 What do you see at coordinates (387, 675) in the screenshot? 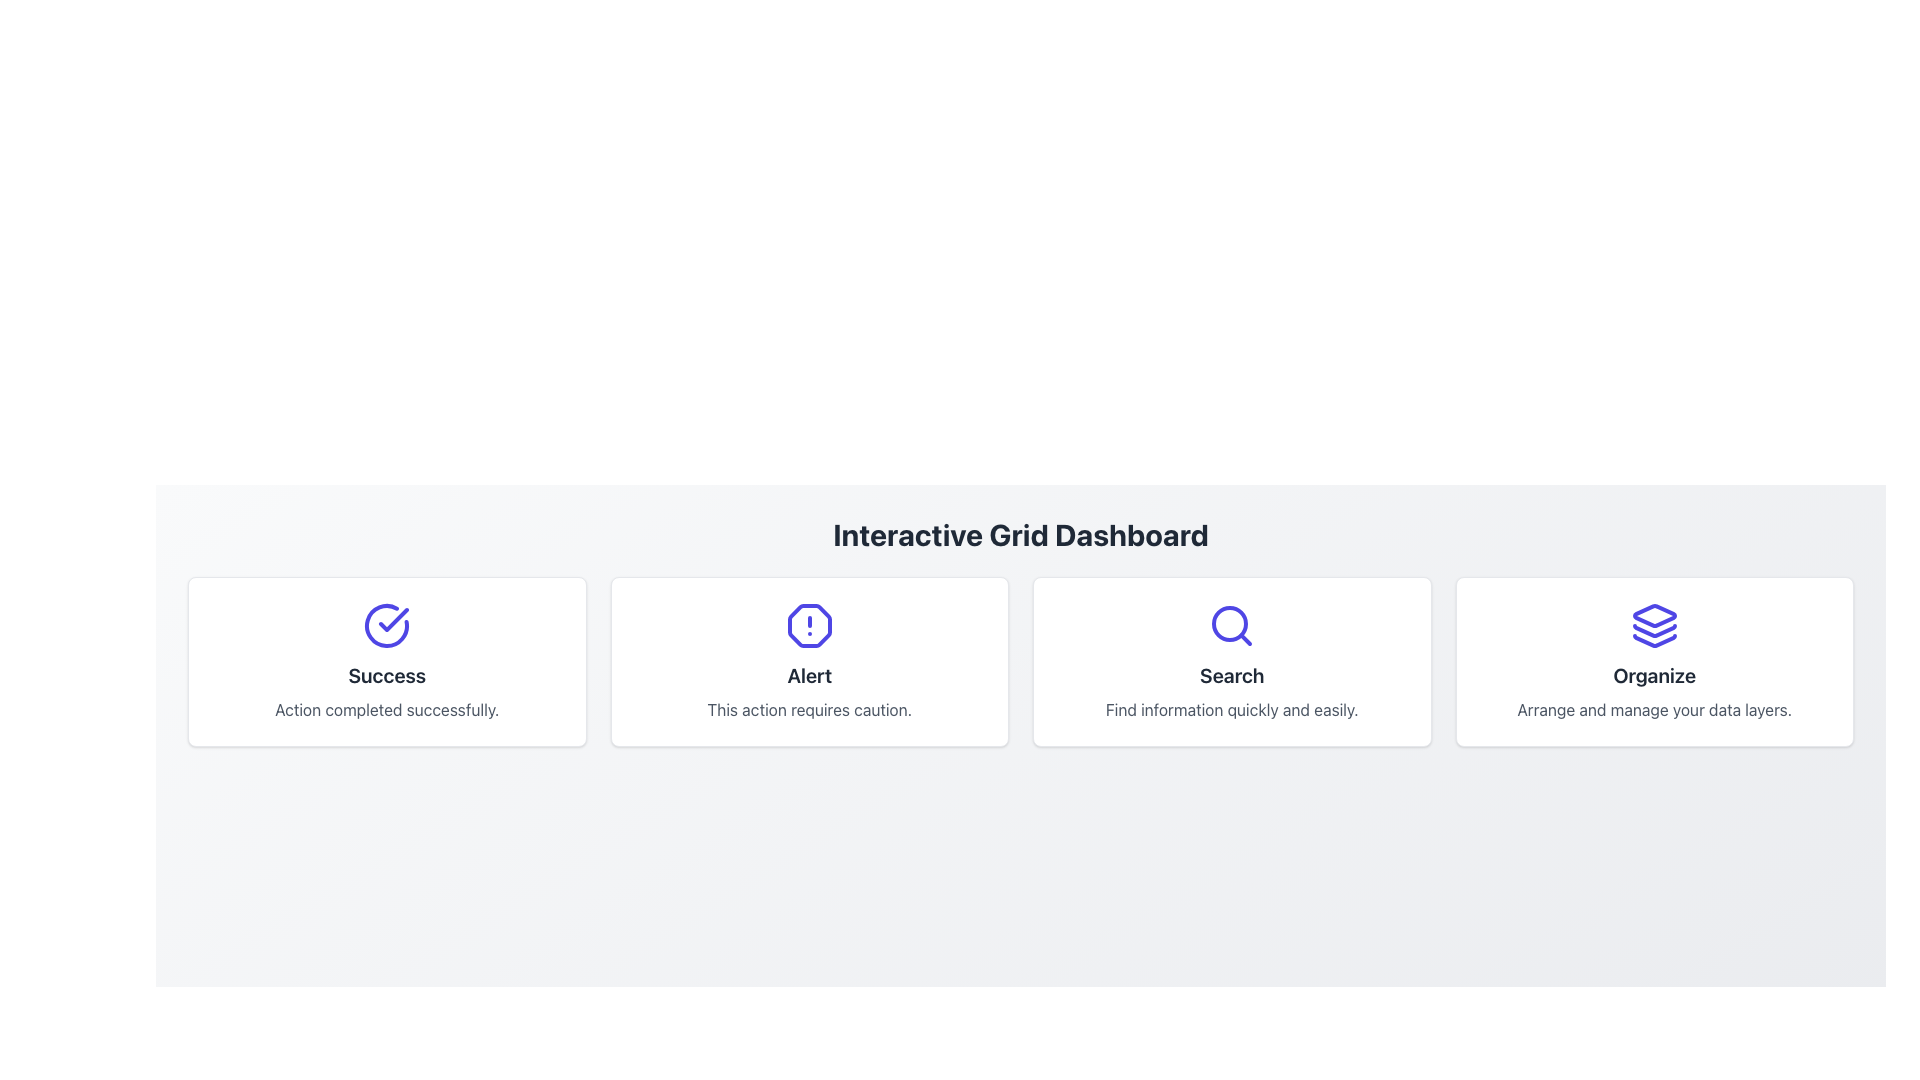
I see `the 'Success' text label, which is bold, center-aligned, and dark gray in color, located within the first card of a horizontally aligned grid` at bounding box center [387, 675].